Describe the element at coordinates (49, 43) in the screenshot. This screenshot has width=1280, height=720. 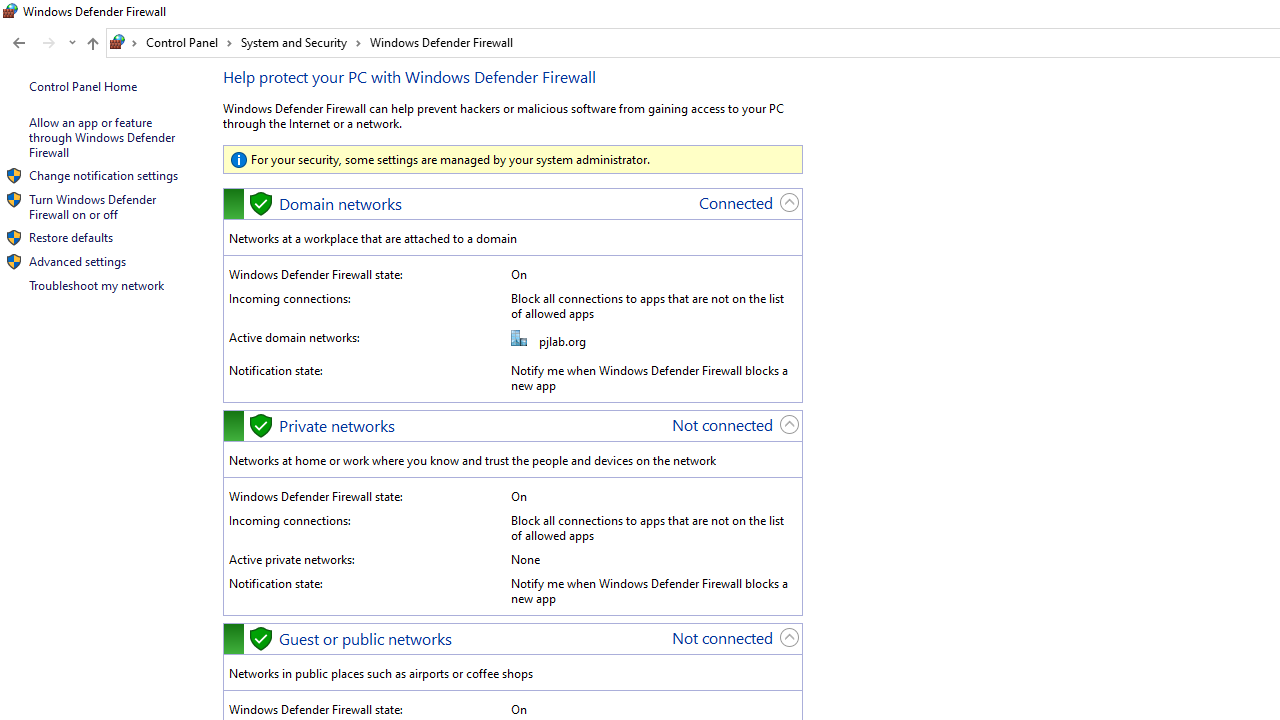
I see `'Forward (Alt + Right Arrow)'` at that location.